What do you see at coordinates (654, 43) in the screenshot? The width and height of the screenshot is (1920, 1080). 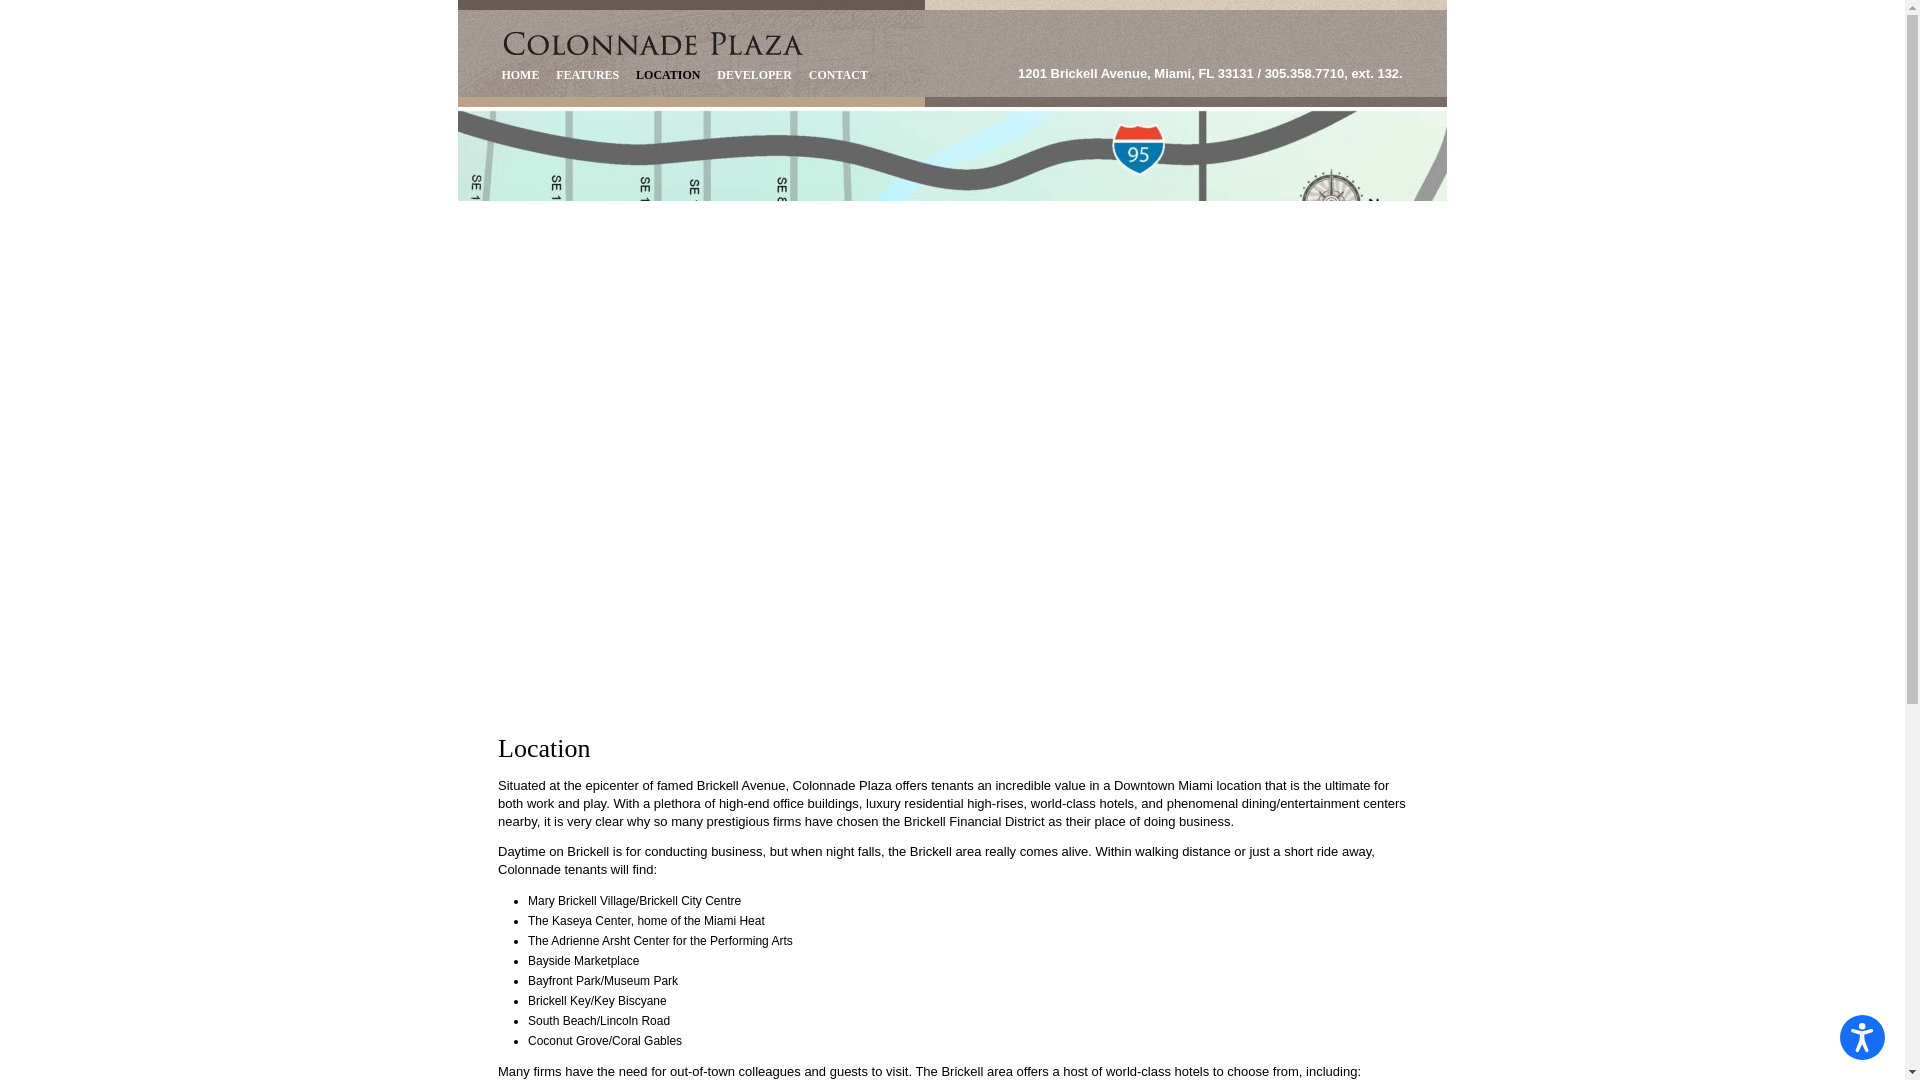 I see `'1201 Brickell'` at bounding box center [654, 43].